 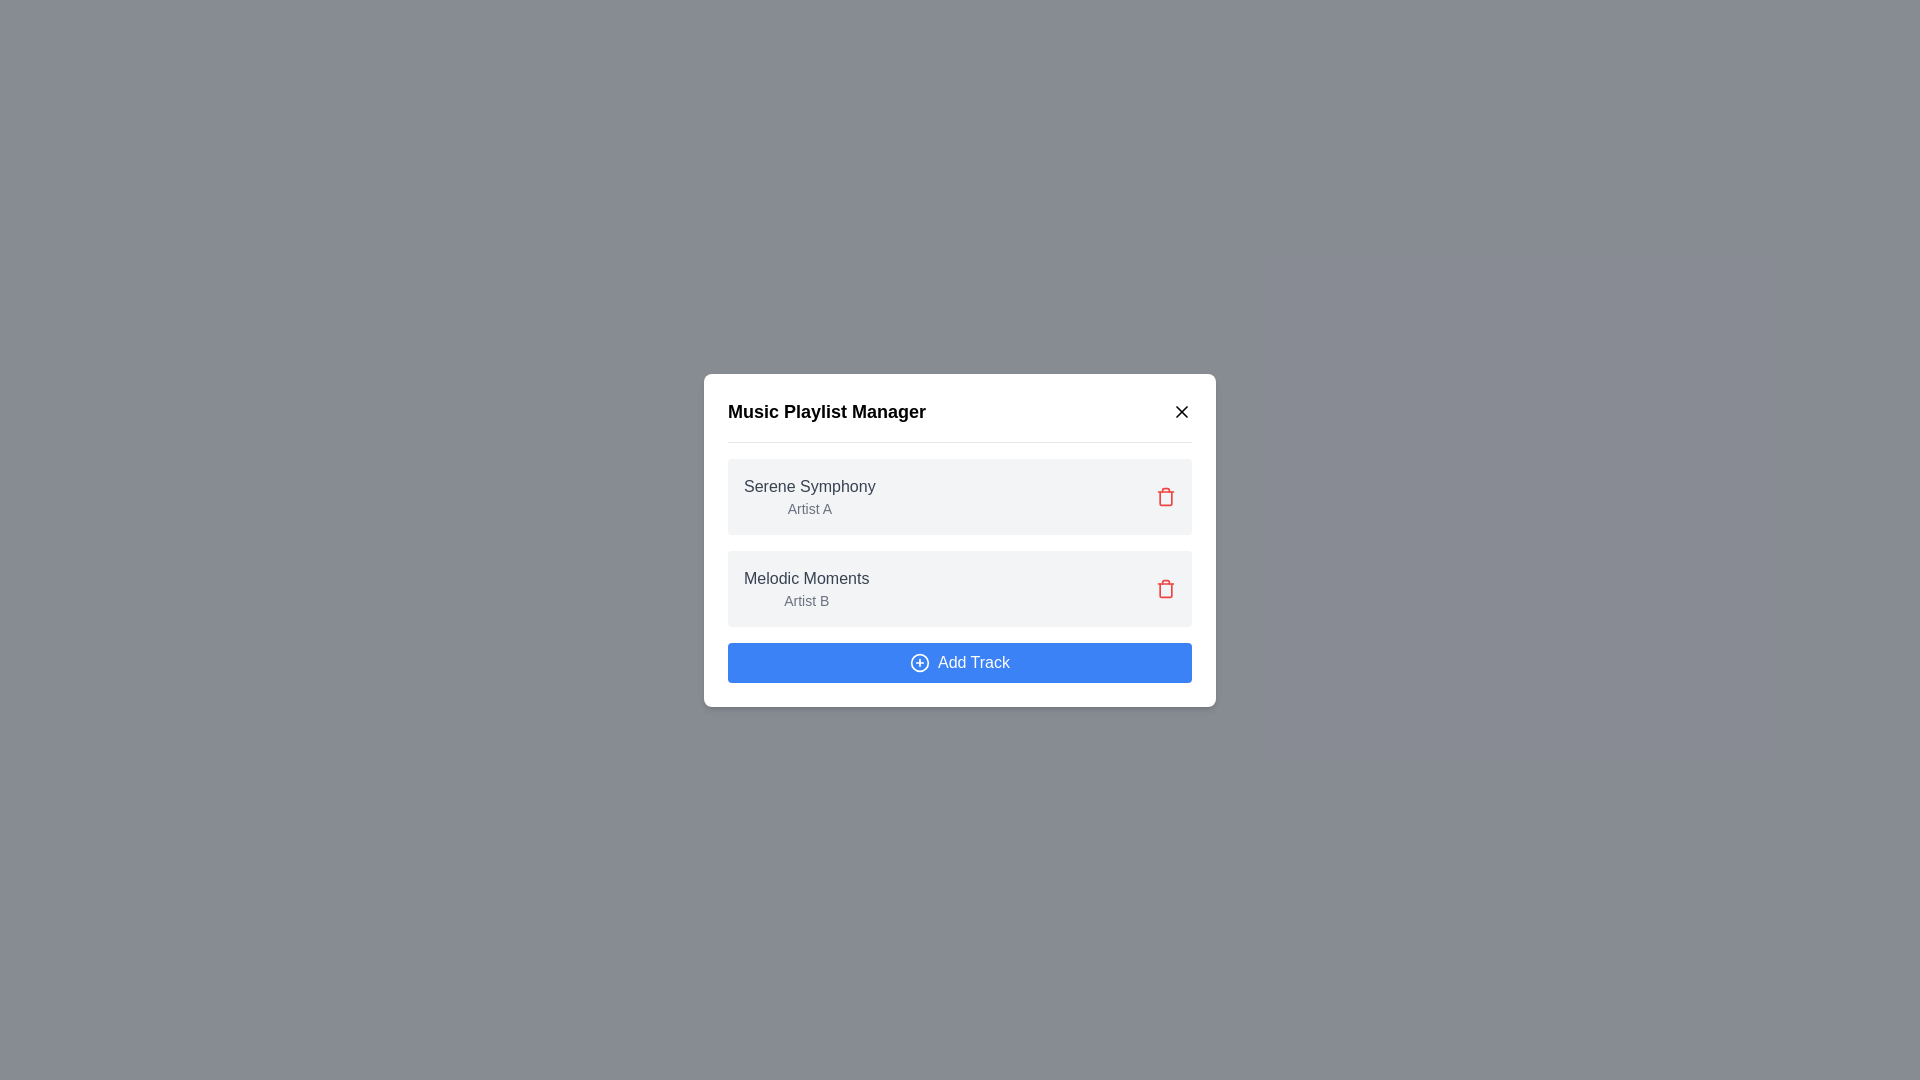 I want to click on the delete action icon button for the 'Melodic Moments' playlist entry to trigger color change for hover feedback, so click(x=1166, y=587).